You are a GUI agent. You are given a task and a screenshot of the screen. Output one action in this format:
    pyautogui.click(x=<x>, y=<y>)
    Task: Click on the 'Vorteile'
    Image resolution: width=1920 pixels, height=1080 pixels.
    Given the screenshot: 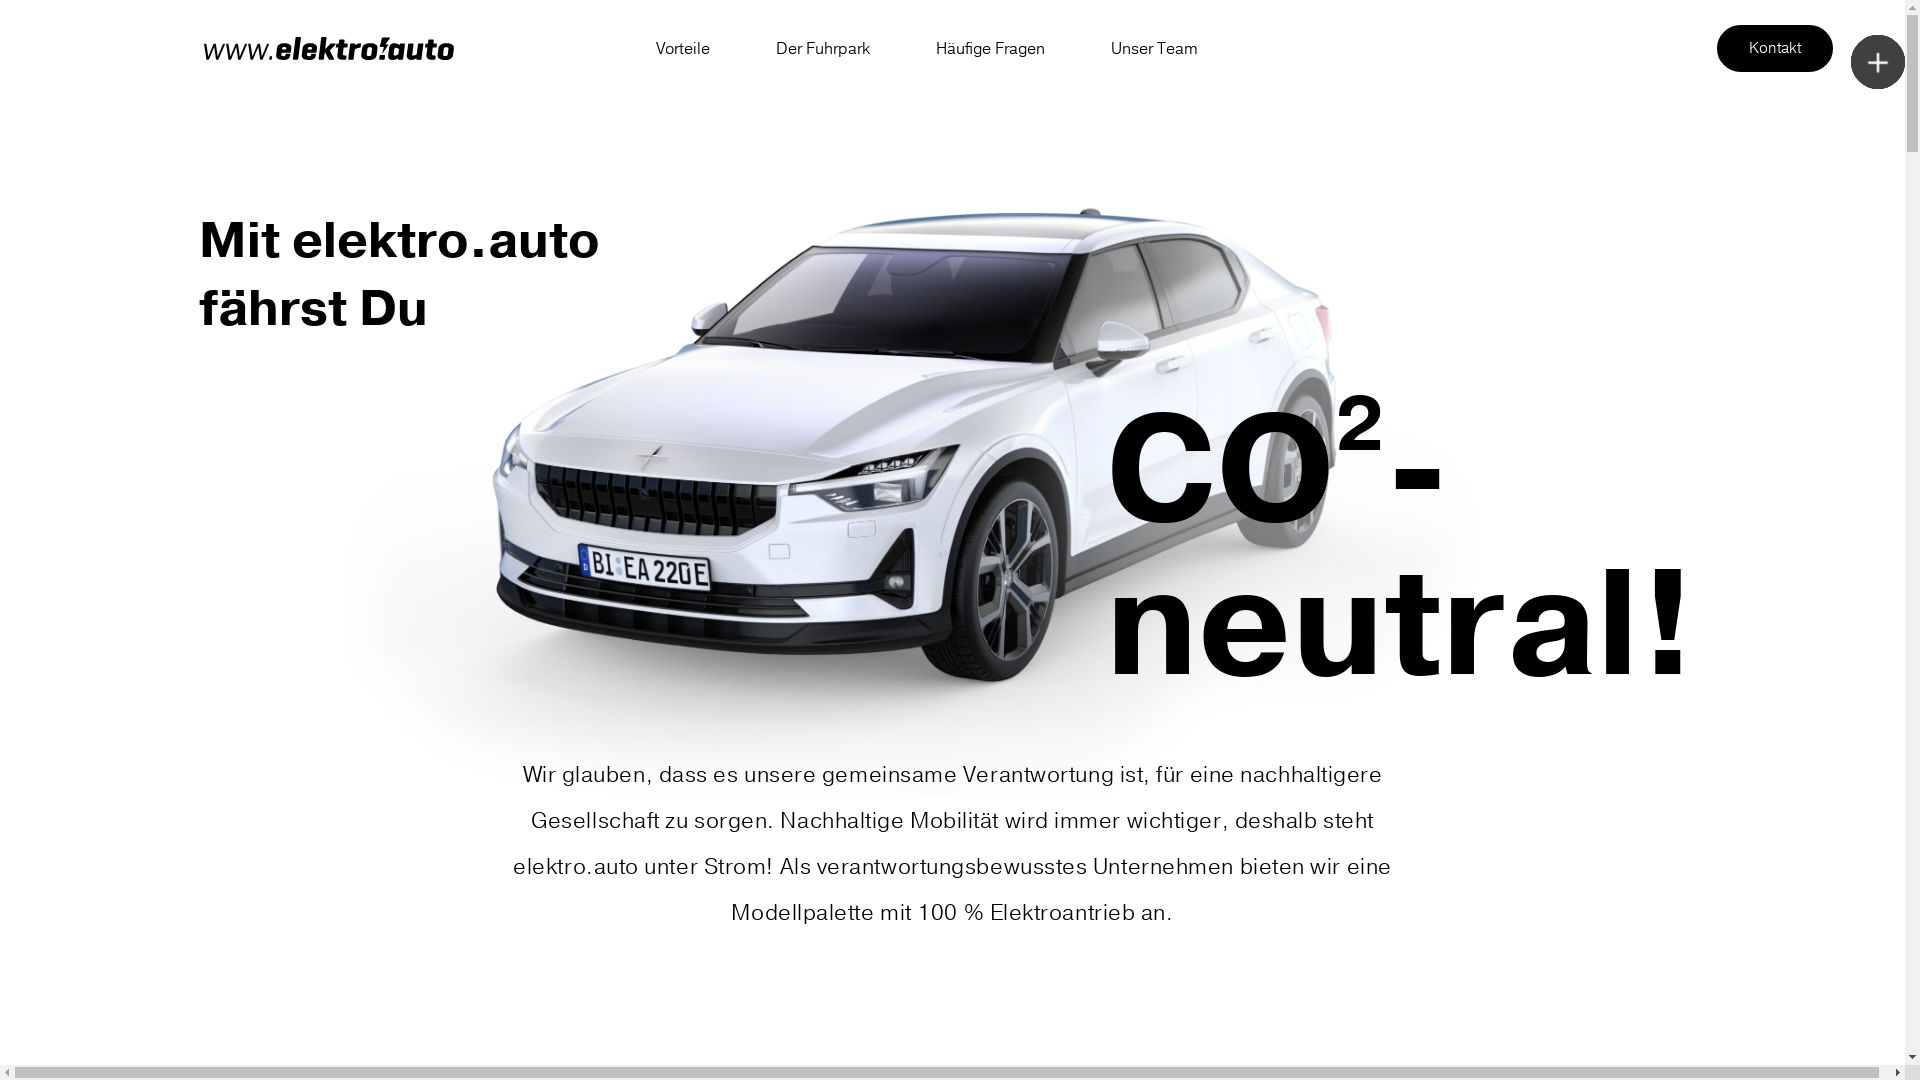 What is the action you would take?
    pyautogui.click(x=682, y=48)
    